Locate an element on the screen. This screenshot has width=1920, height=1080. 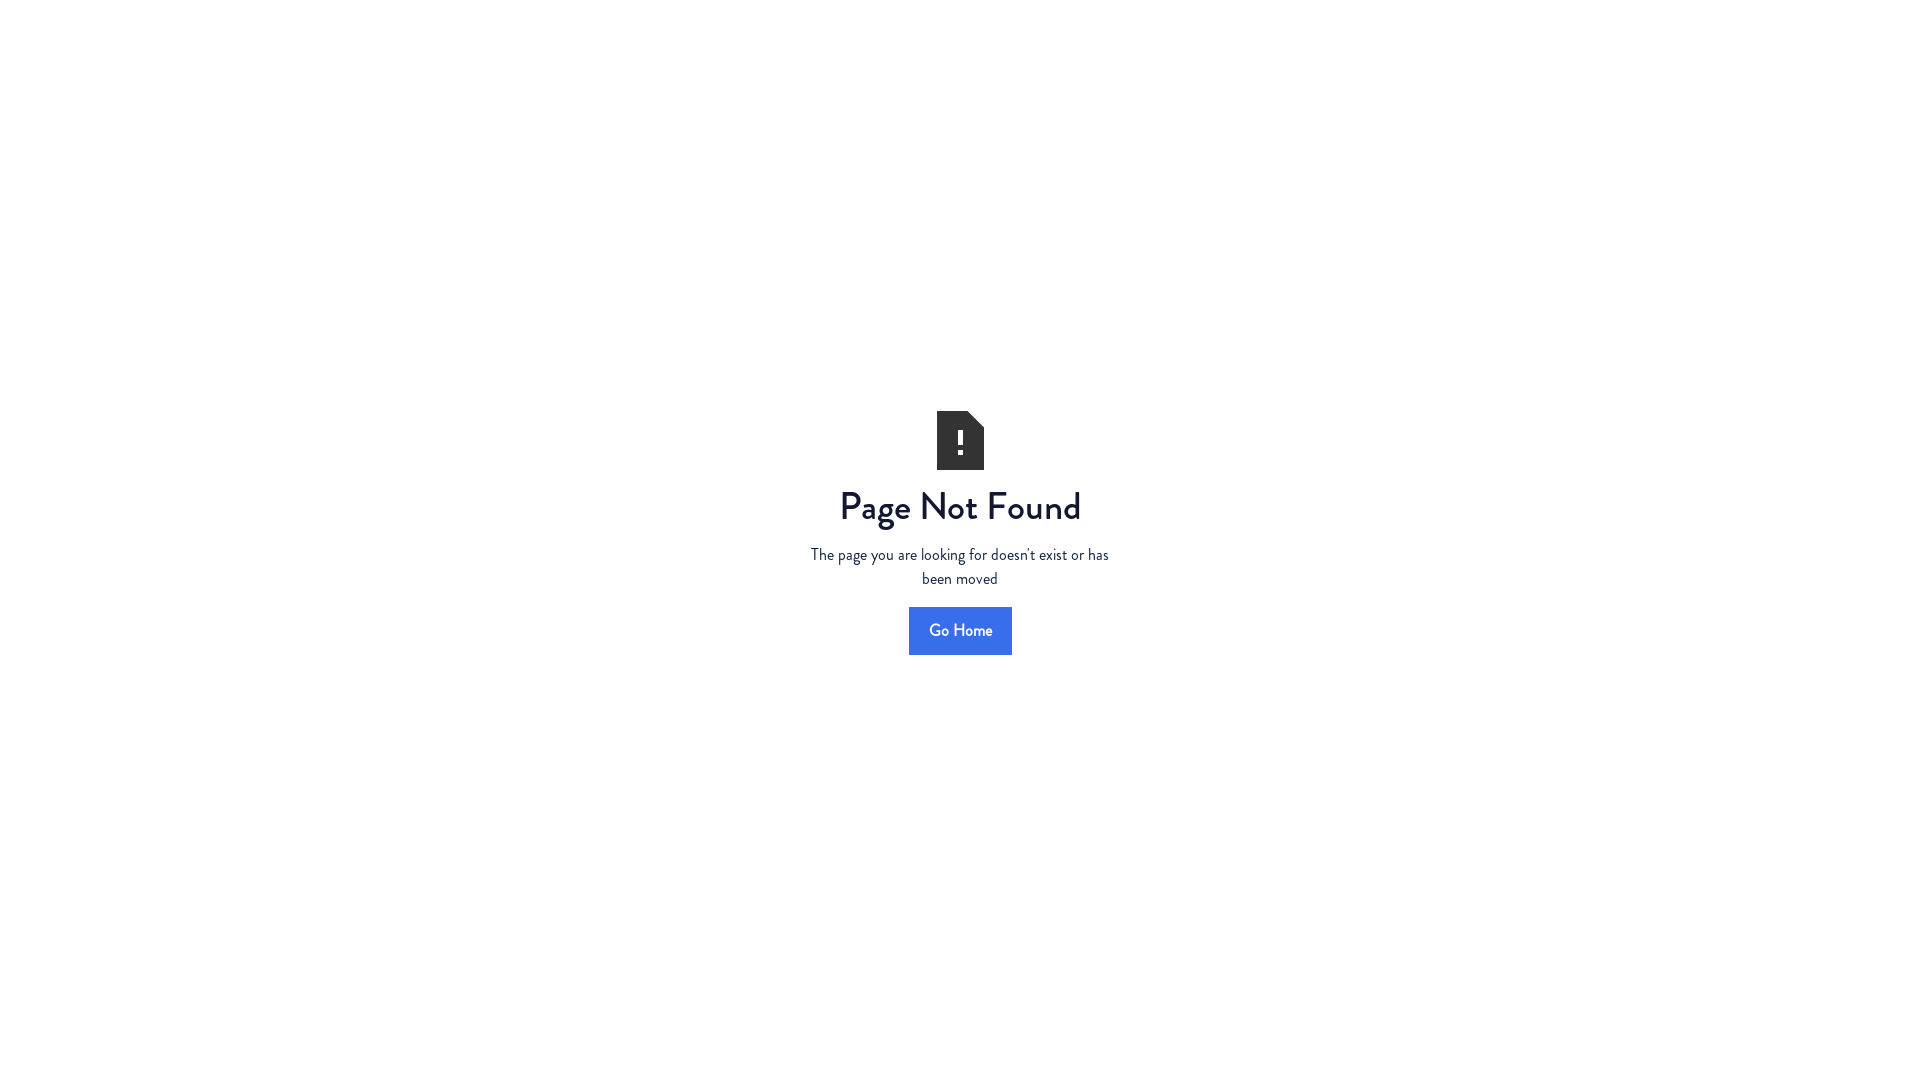
'Go Home' is located at coordinates (906, 628).